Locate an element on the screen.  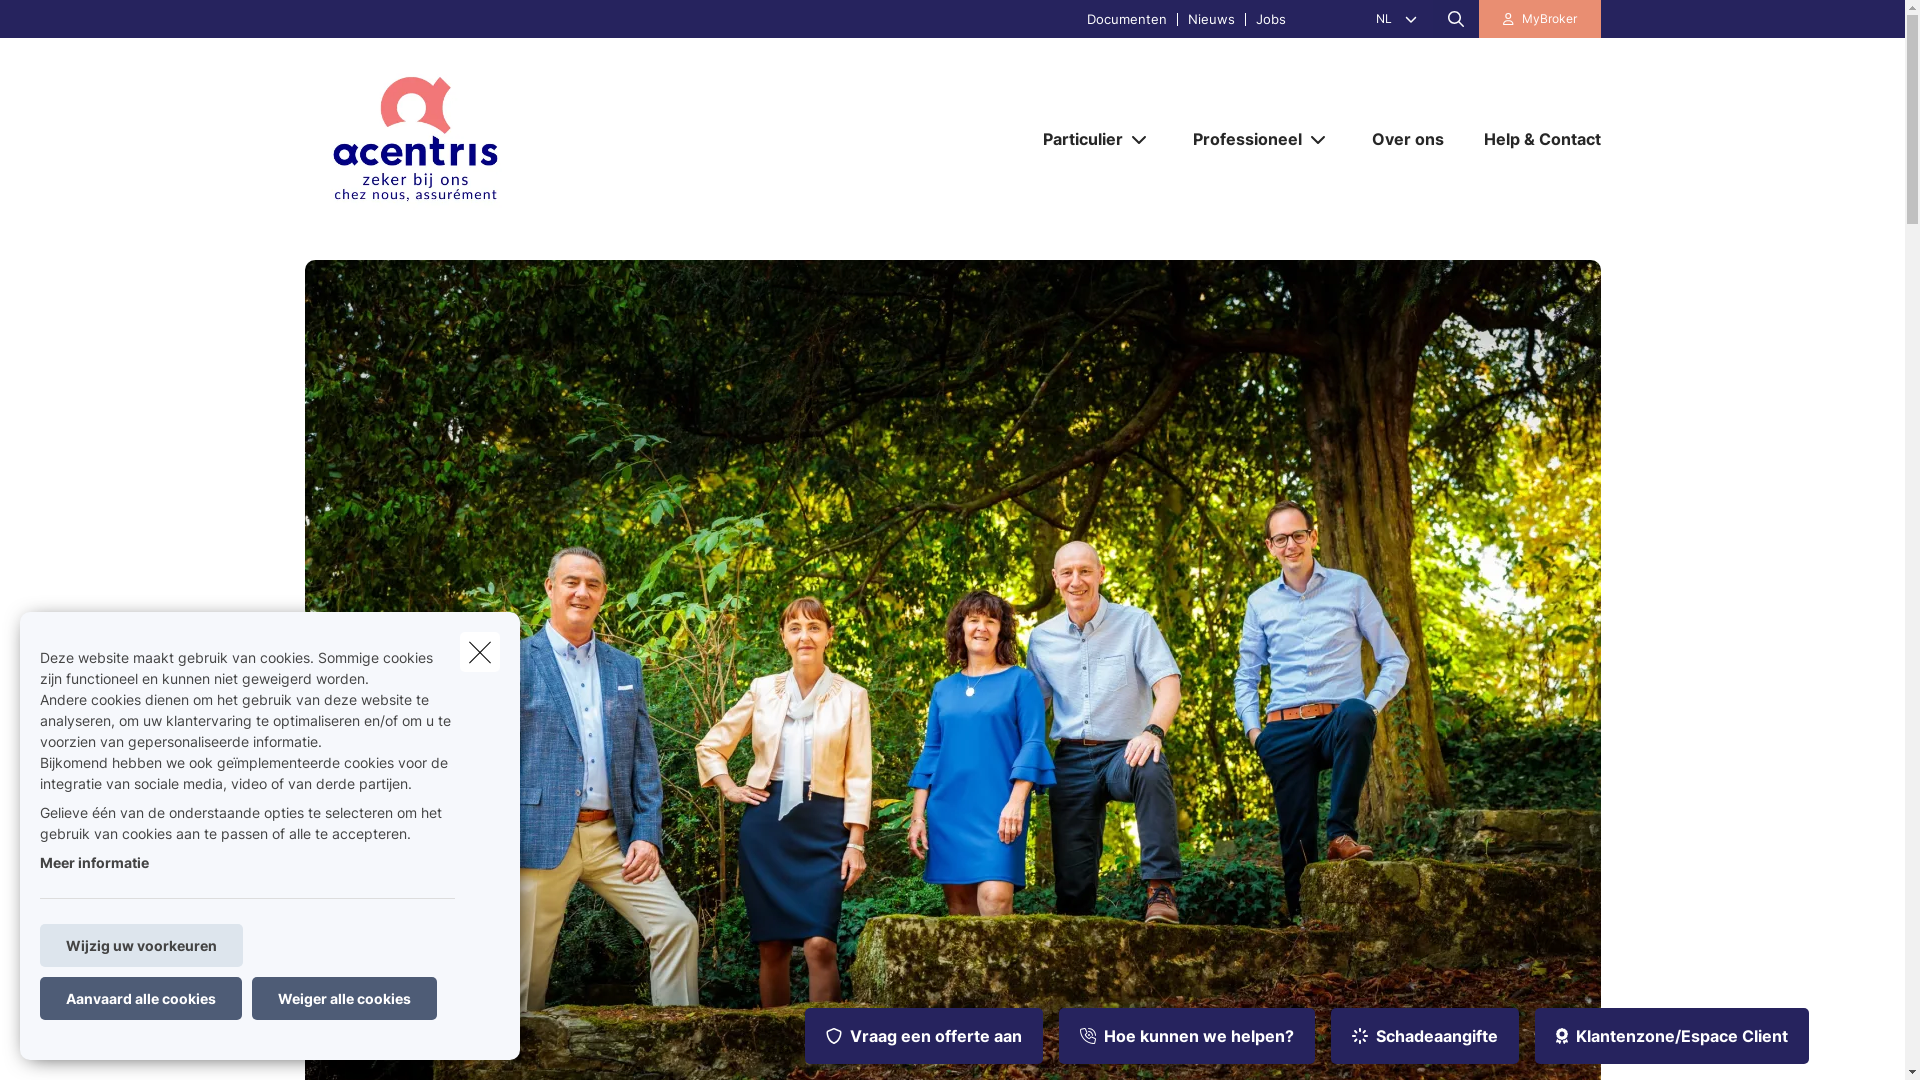
'Weiger alle cookies' is located at coordinates (344, 998).